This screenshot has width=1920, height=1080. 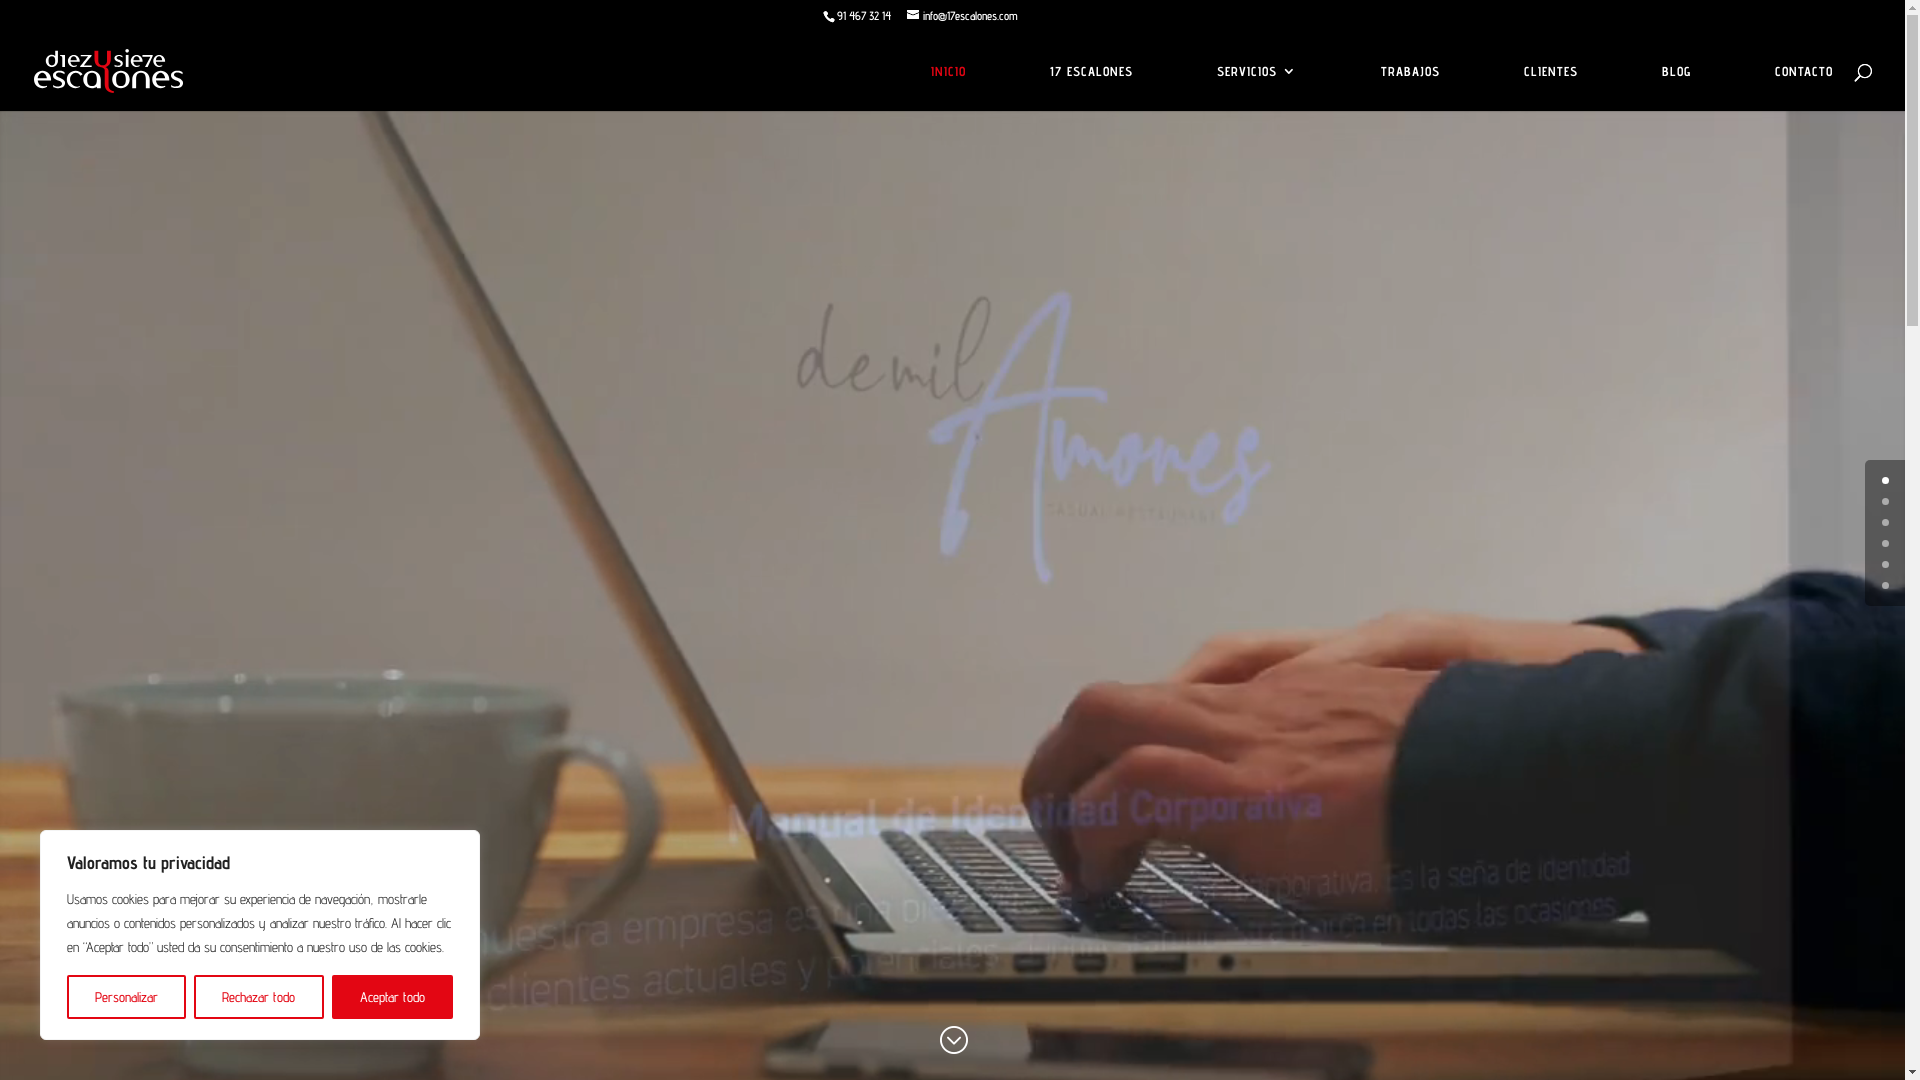 What do you see at coordinates (67, 996) in the screenshot?
I see `'Personalizar'` at bounding box center [67, 996].